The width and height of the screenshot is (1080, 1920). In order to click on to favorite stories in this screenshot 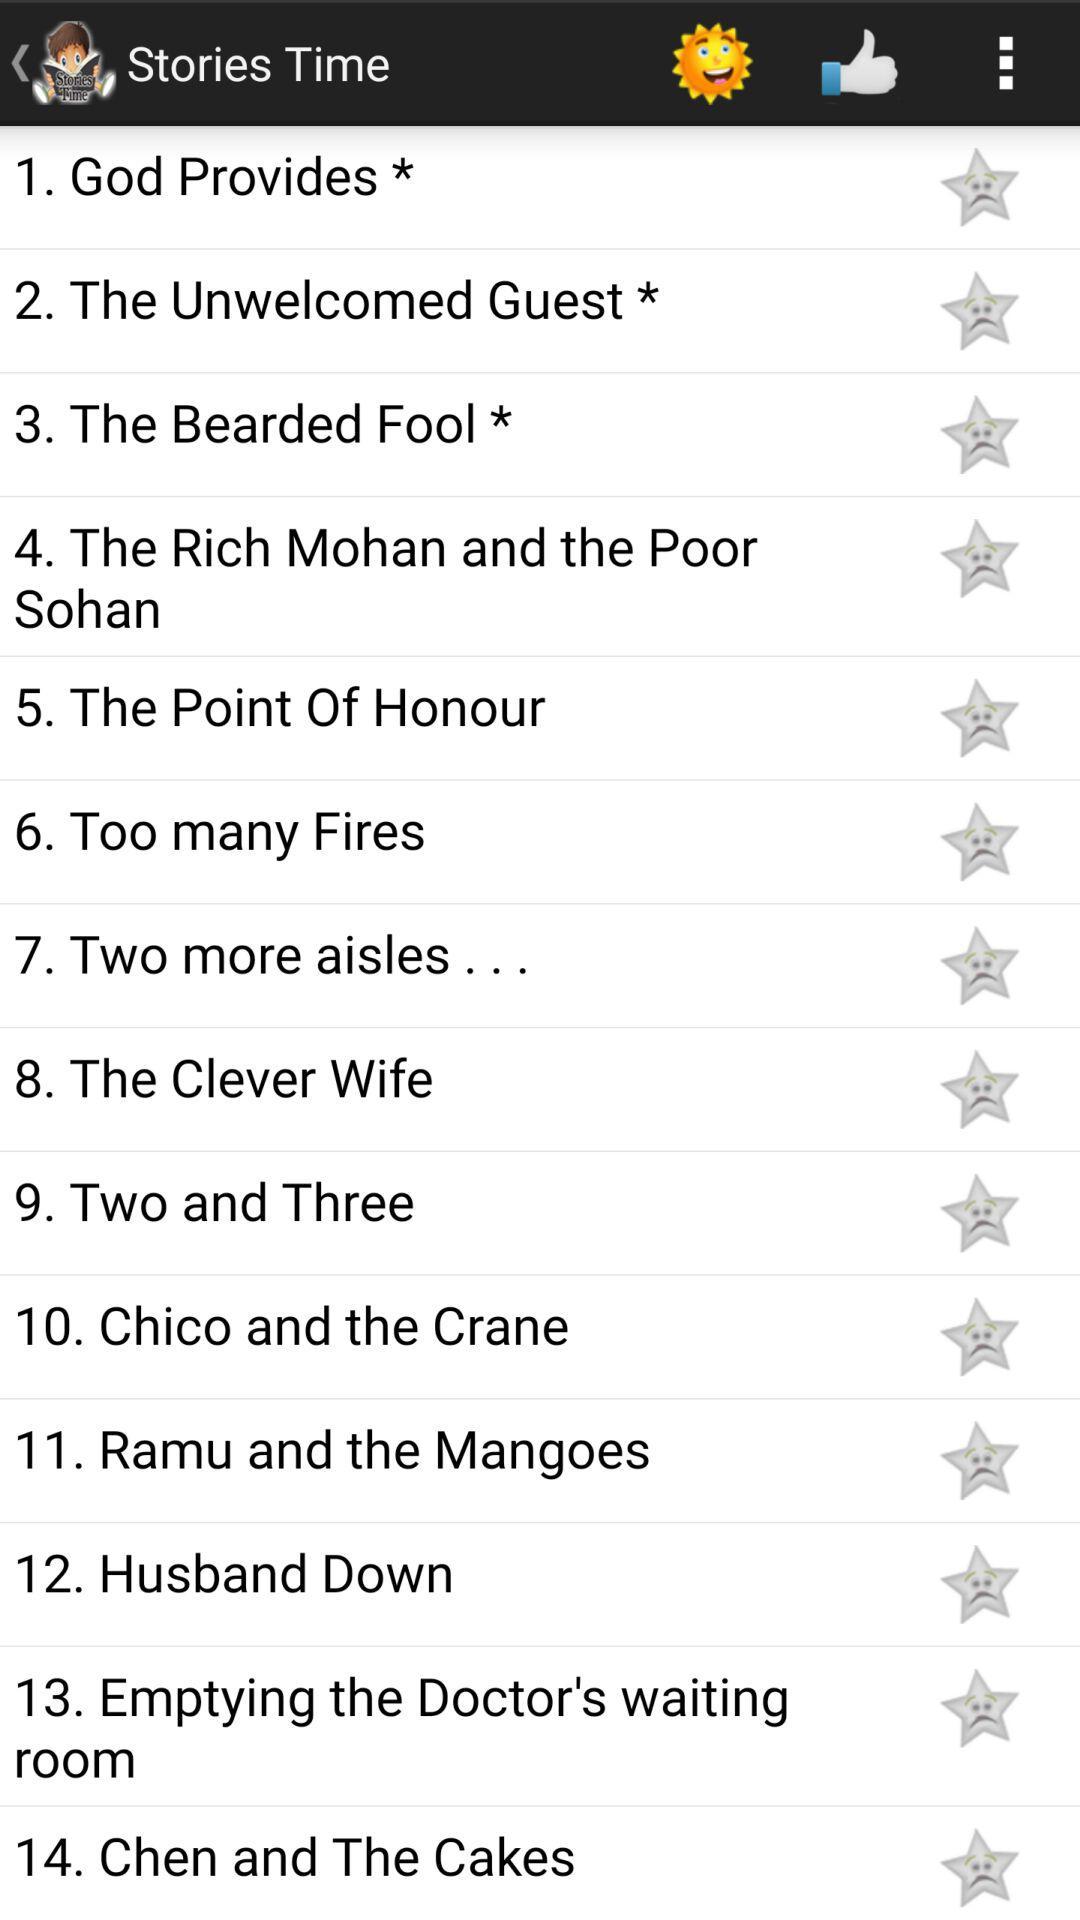, I will do `click(978, 309)`.